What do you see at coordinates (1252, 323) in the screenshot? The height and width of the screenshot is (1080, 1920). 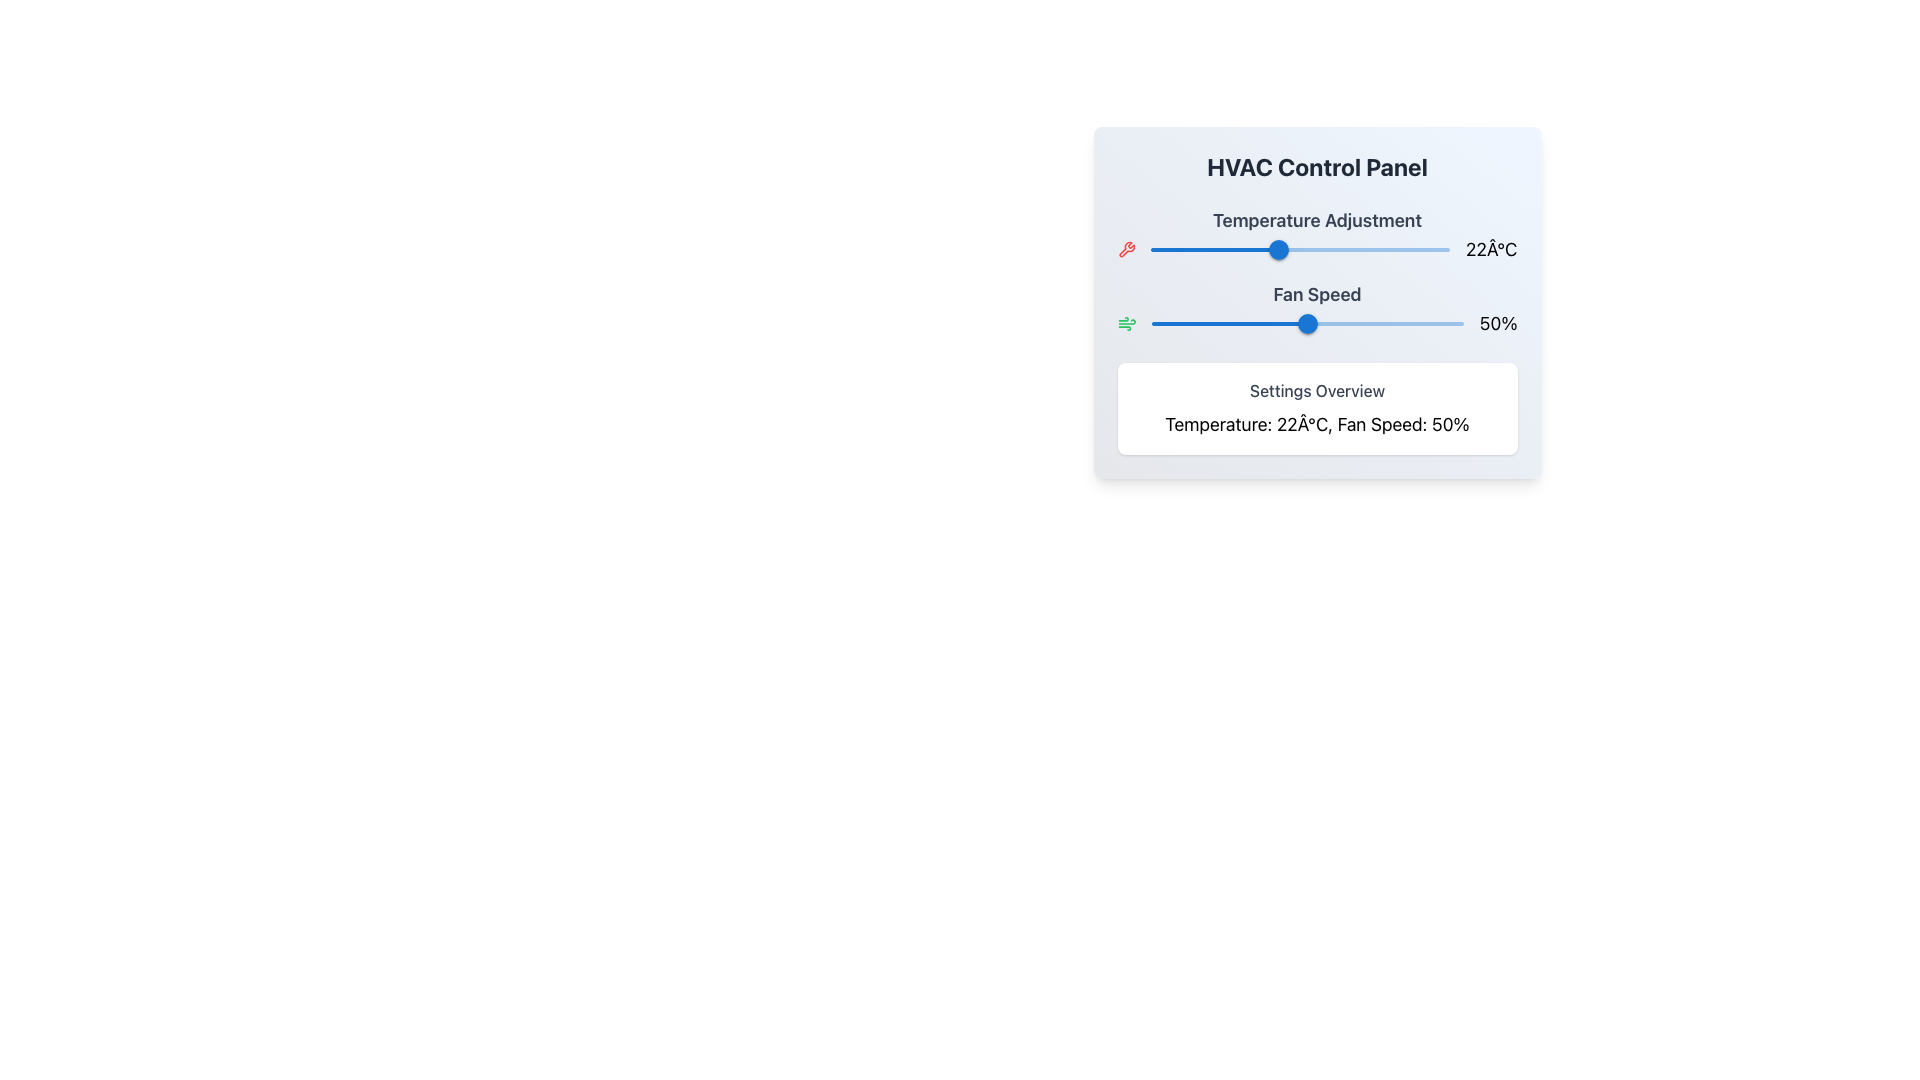 I see `the fan speed` at bounding box center [1252, 323].